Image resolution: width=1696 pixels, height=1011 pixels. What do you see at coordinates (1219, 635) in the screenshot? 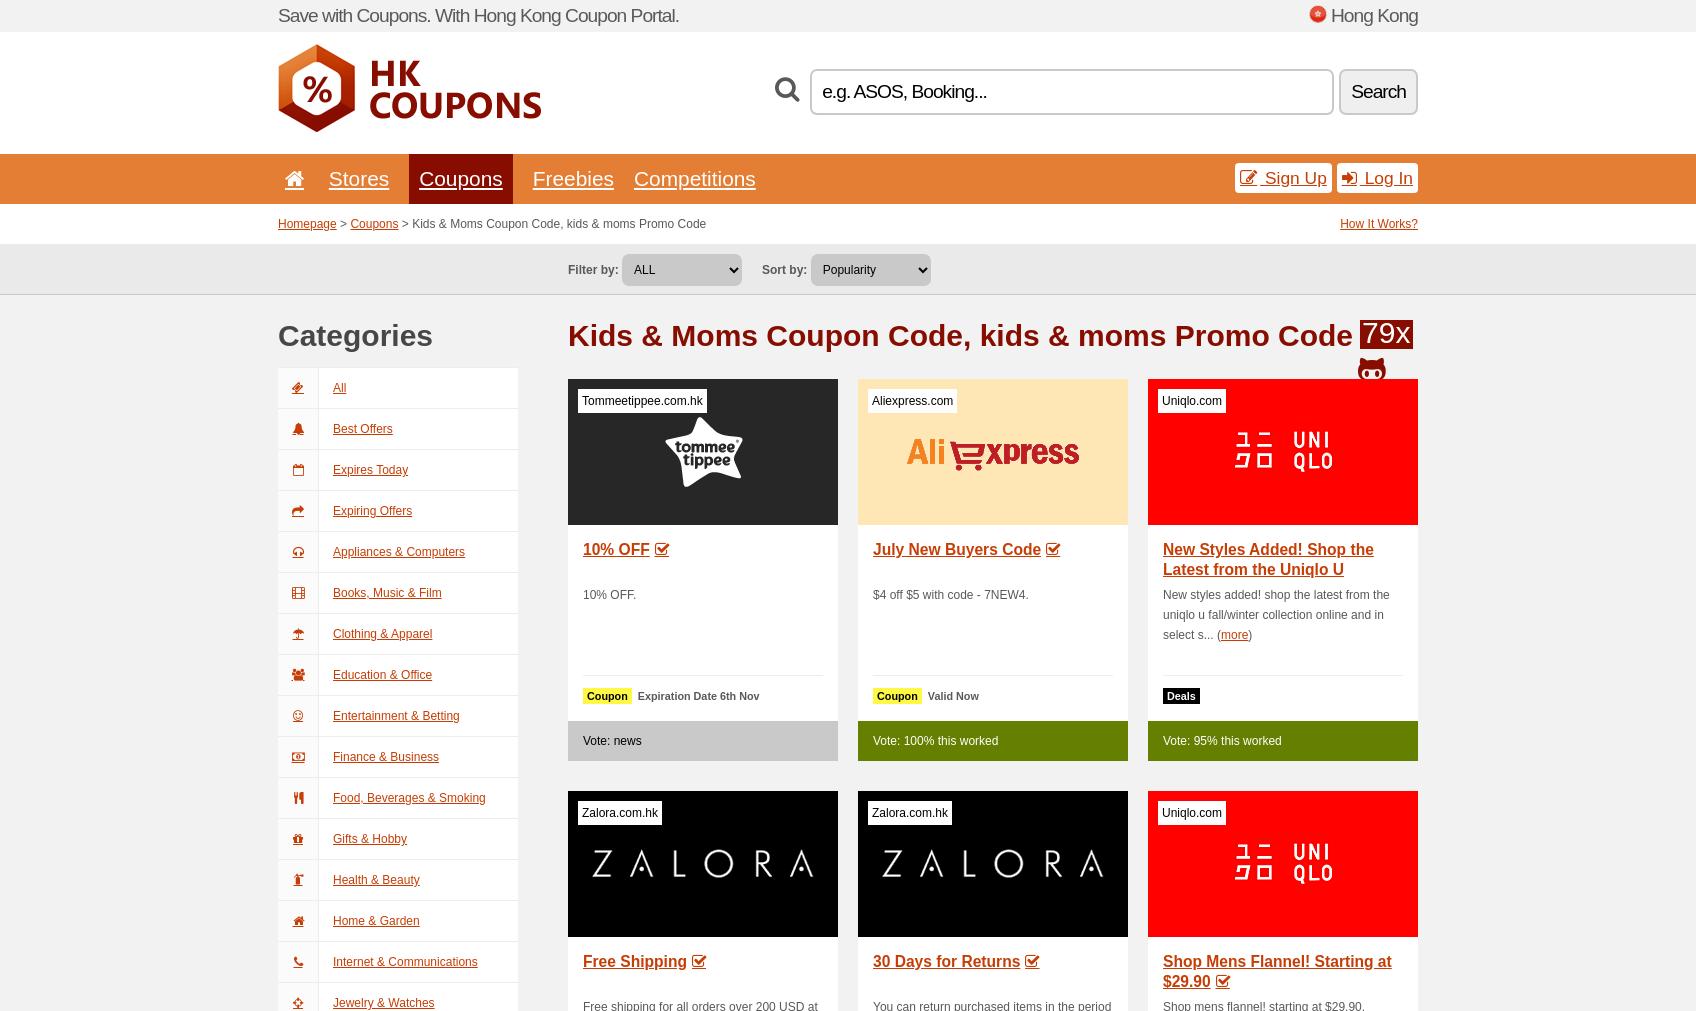
I see `'more'` at bounding box center [1219, 635].